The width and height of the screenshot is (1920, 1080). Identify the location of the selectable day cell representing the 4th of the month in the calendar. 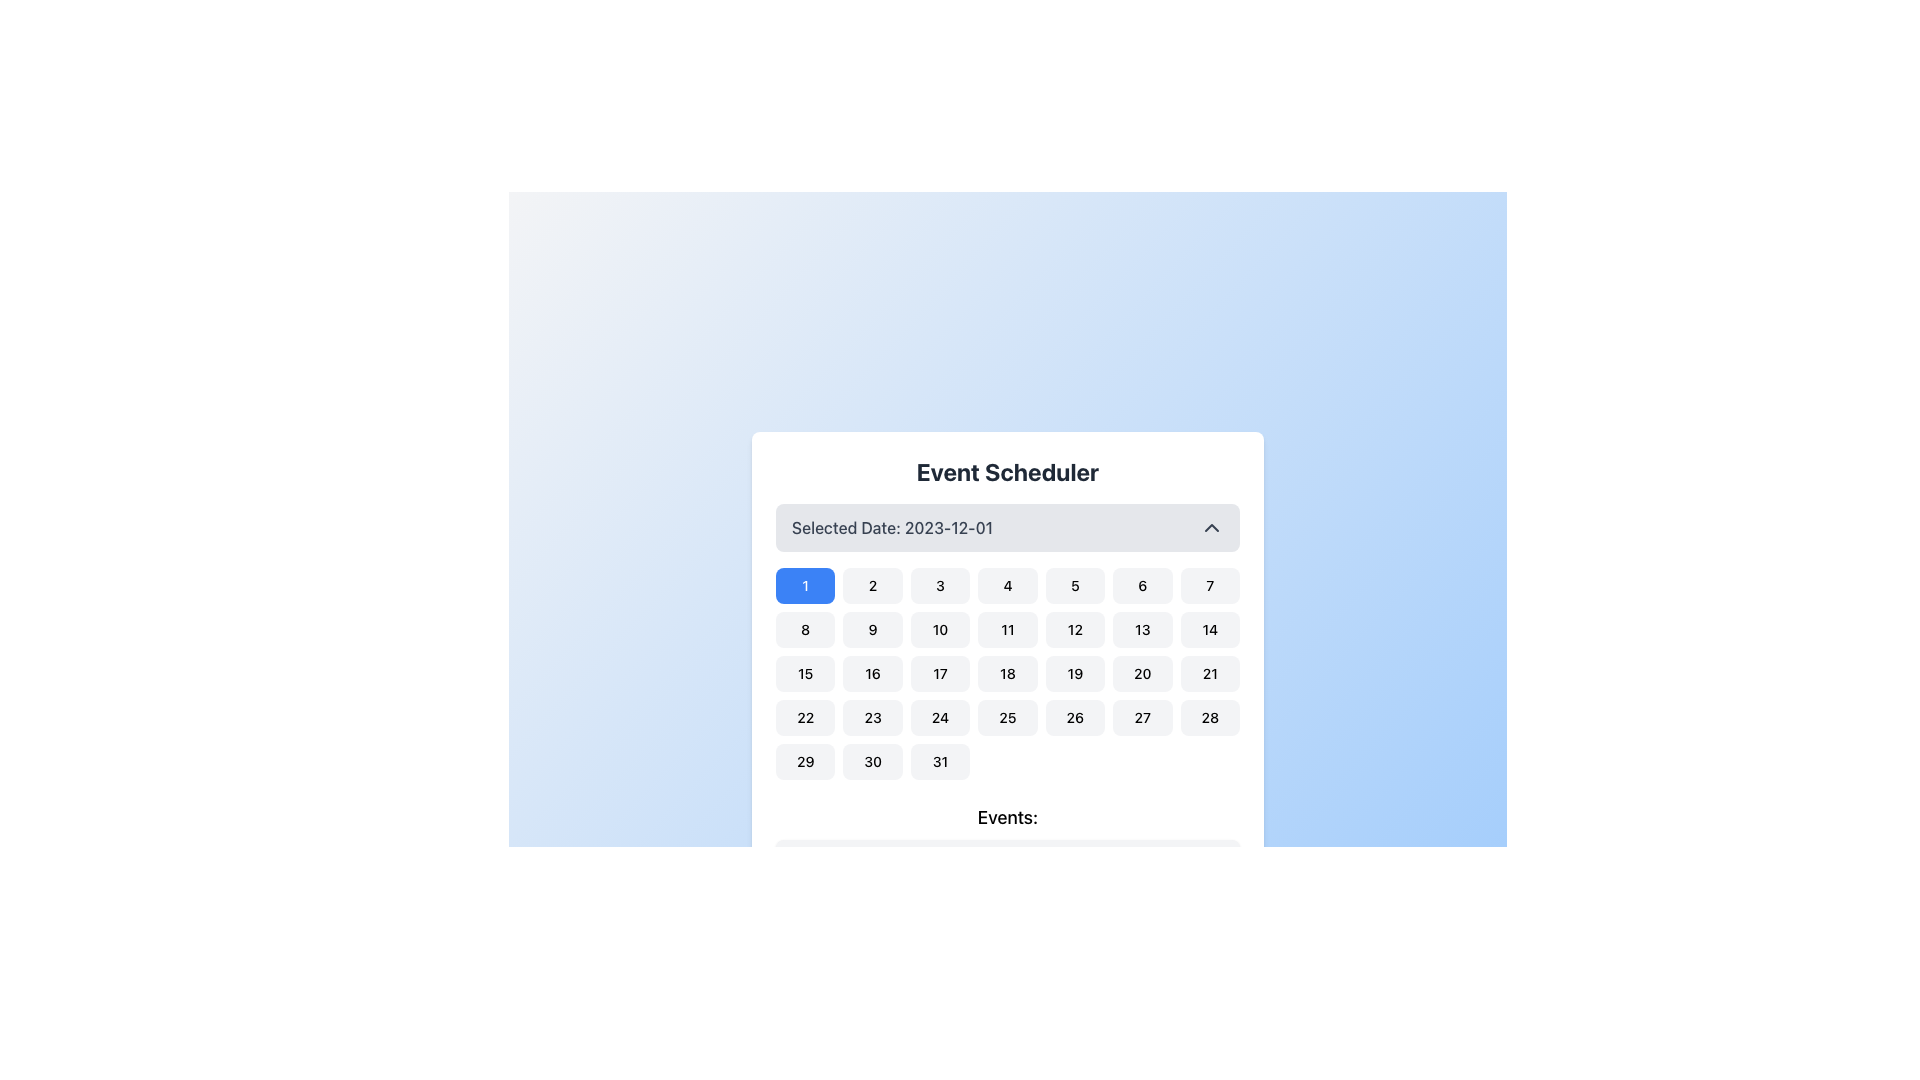
(1008, 585).